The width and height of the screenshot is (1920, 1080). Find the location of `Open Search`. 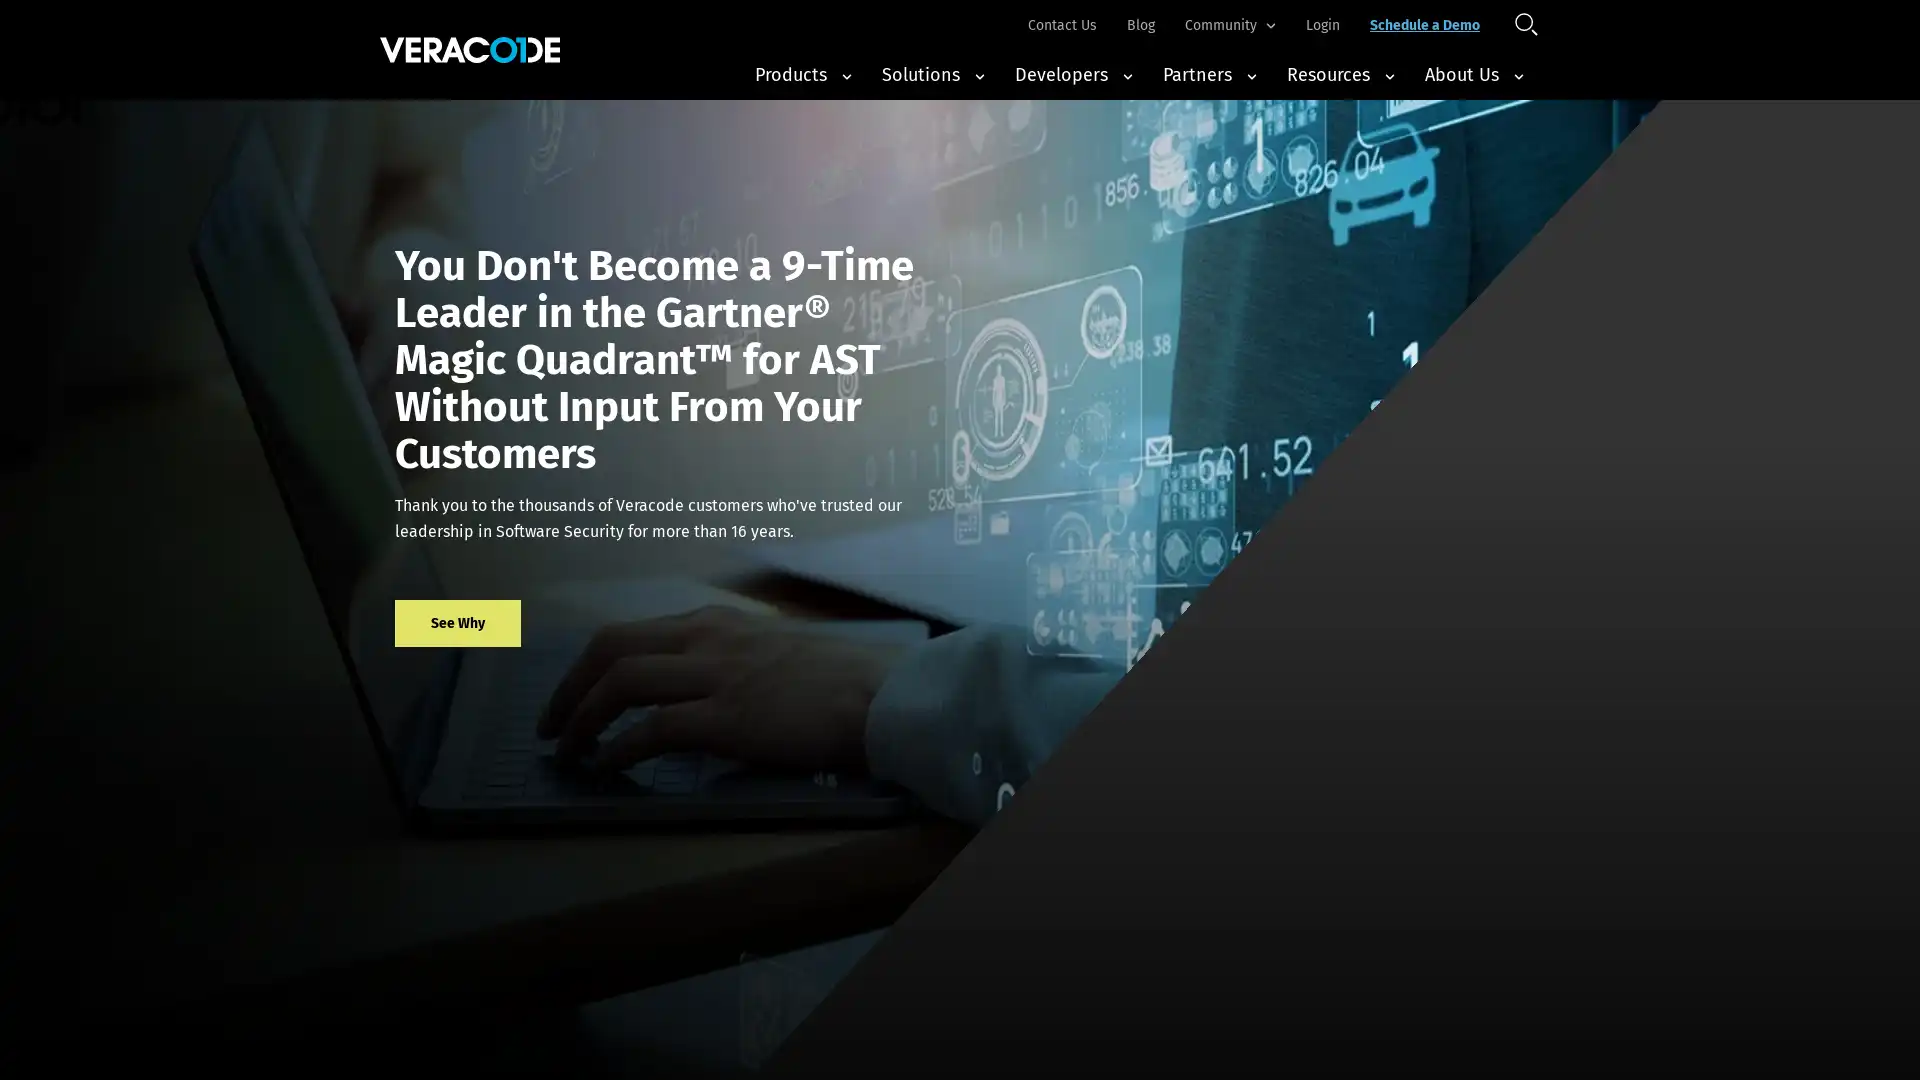

Open Search is located at coordinates (1524, 23).